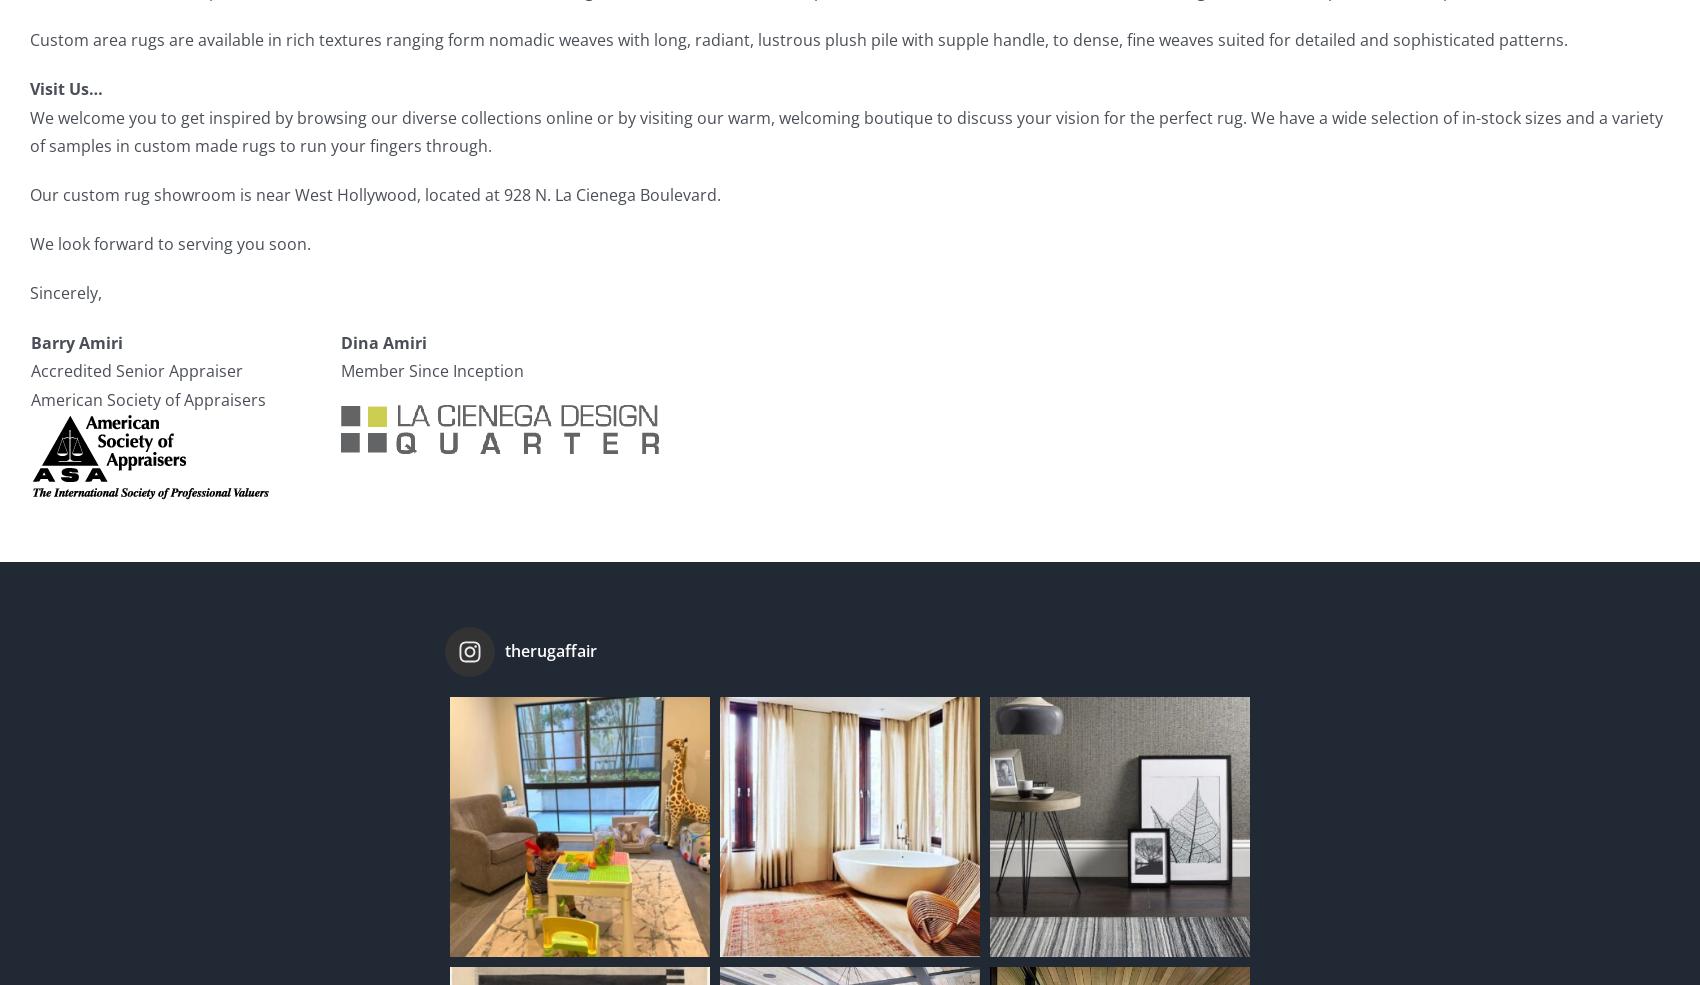 The height and width of the screenshot is (985, 1700). I want to click on 'Custom area rugs are available in rich textures ranging form nomadic weaves with long, radiant, lustrous plush pile with supple handle, to dense, fine weaves suited for detailed and sophisticated patterns.', so click(29, 38).